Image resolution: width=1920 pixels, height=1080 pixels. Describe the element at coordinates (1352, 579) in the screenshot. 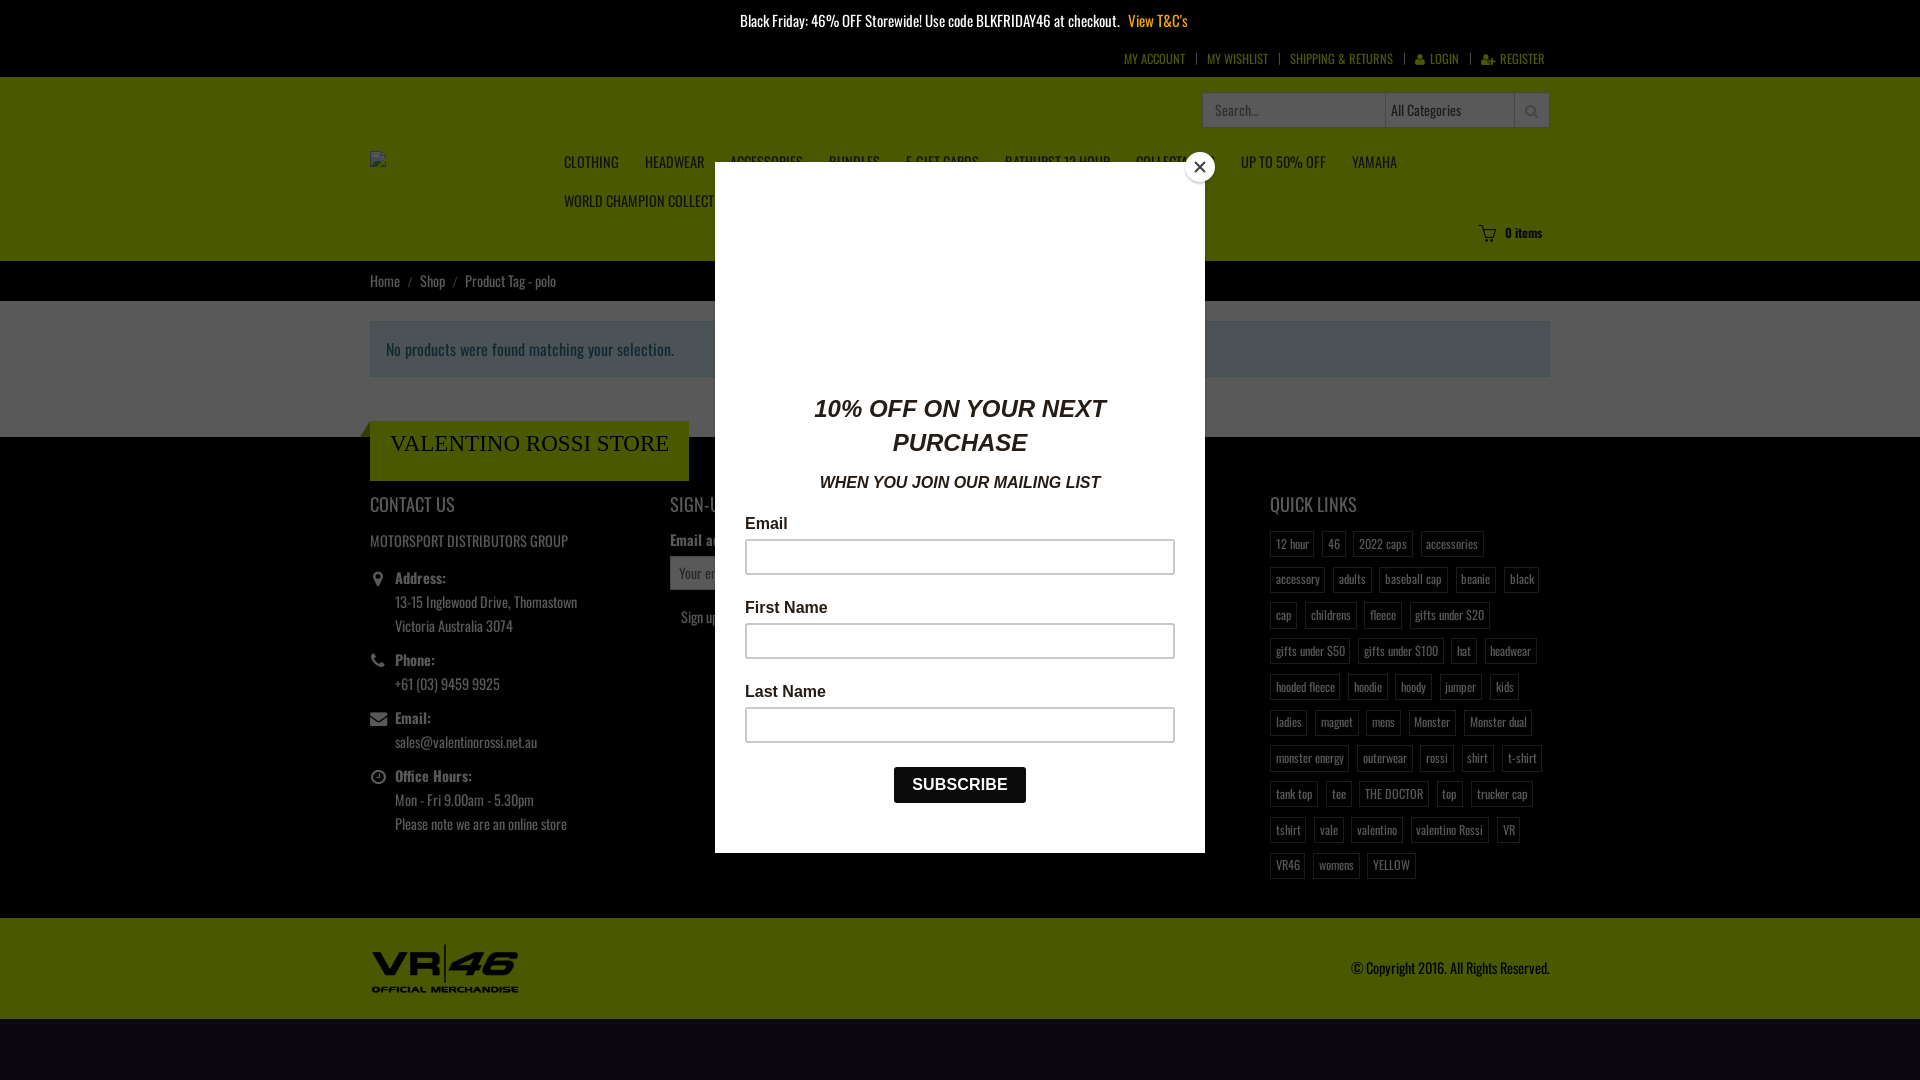

I see `'adults'` at that location.